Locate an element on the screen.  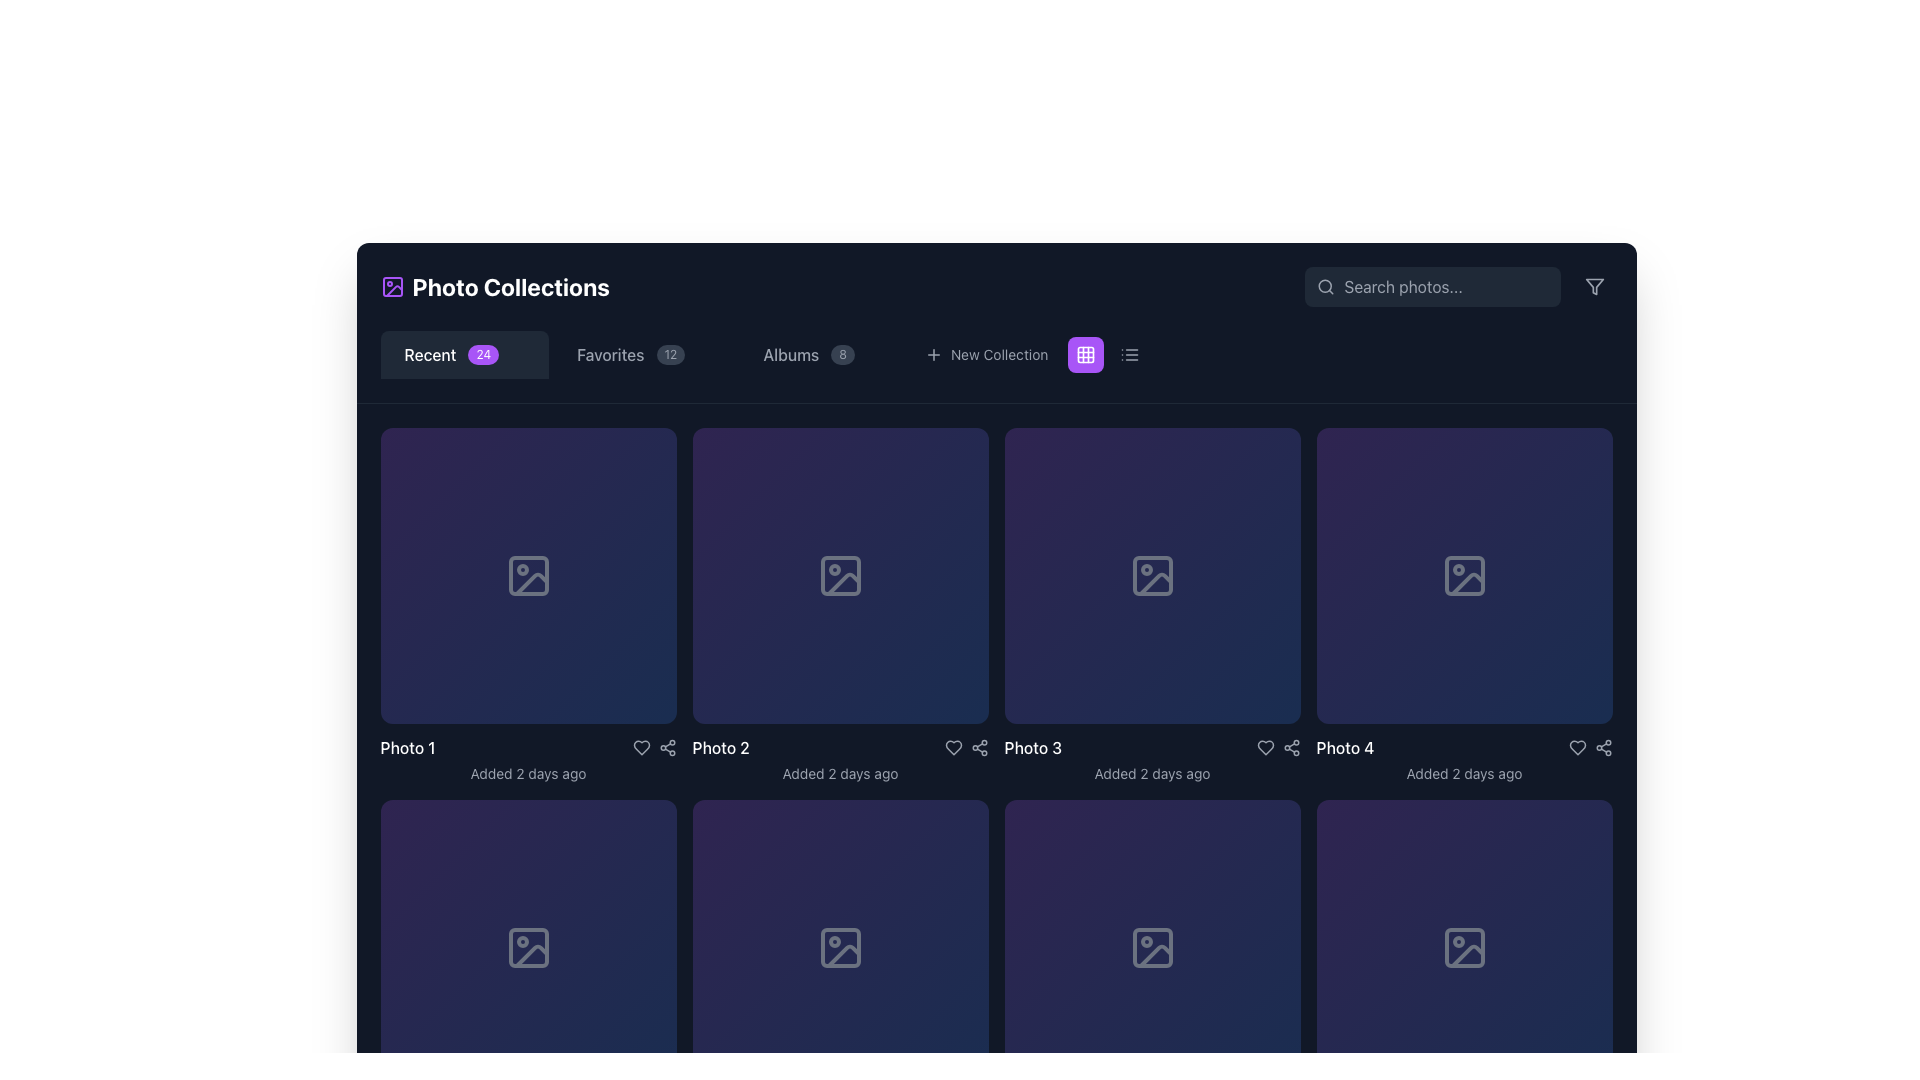
the heart-shaped icon within the toolbar of the 'Photo 2' photo card to like or favorite the photo is located at coordinates (641, 748).